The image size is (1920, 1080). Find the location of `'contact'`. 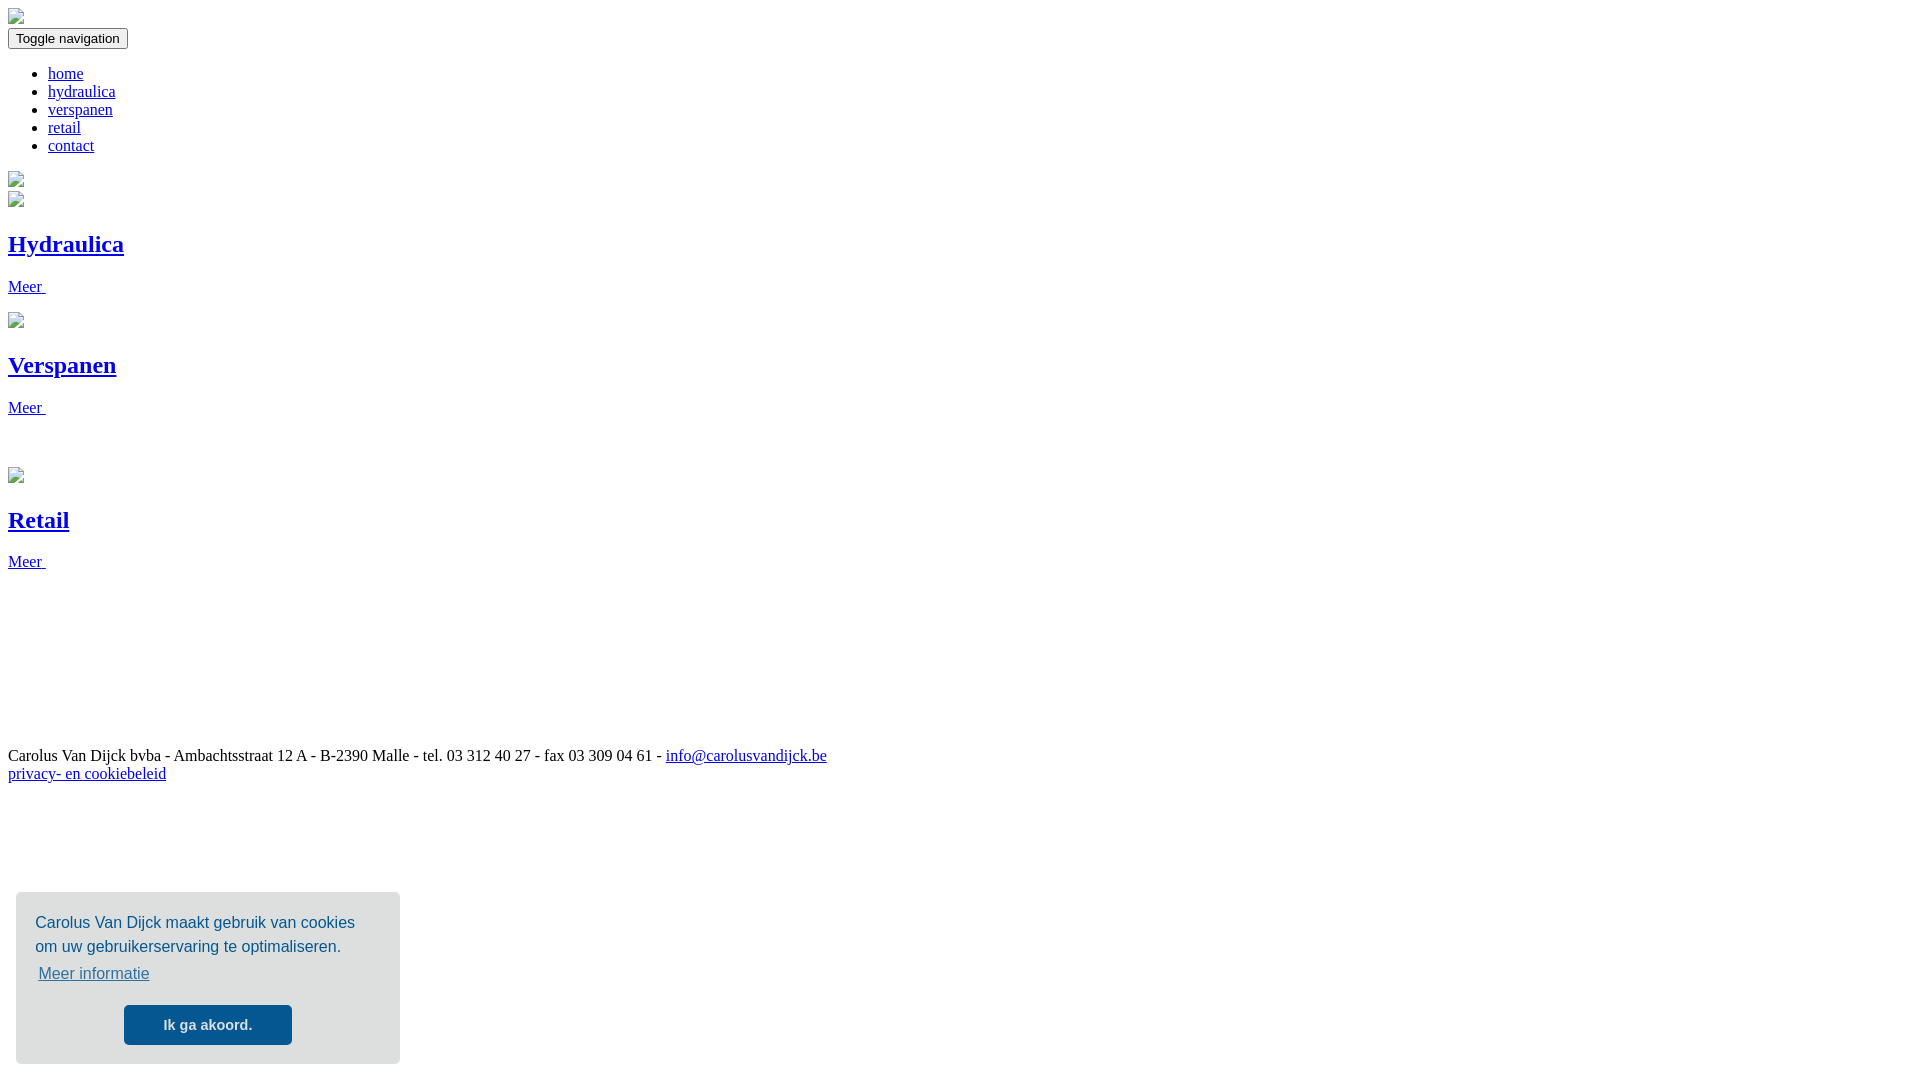

'contact' is located at coordinates (71, 144).